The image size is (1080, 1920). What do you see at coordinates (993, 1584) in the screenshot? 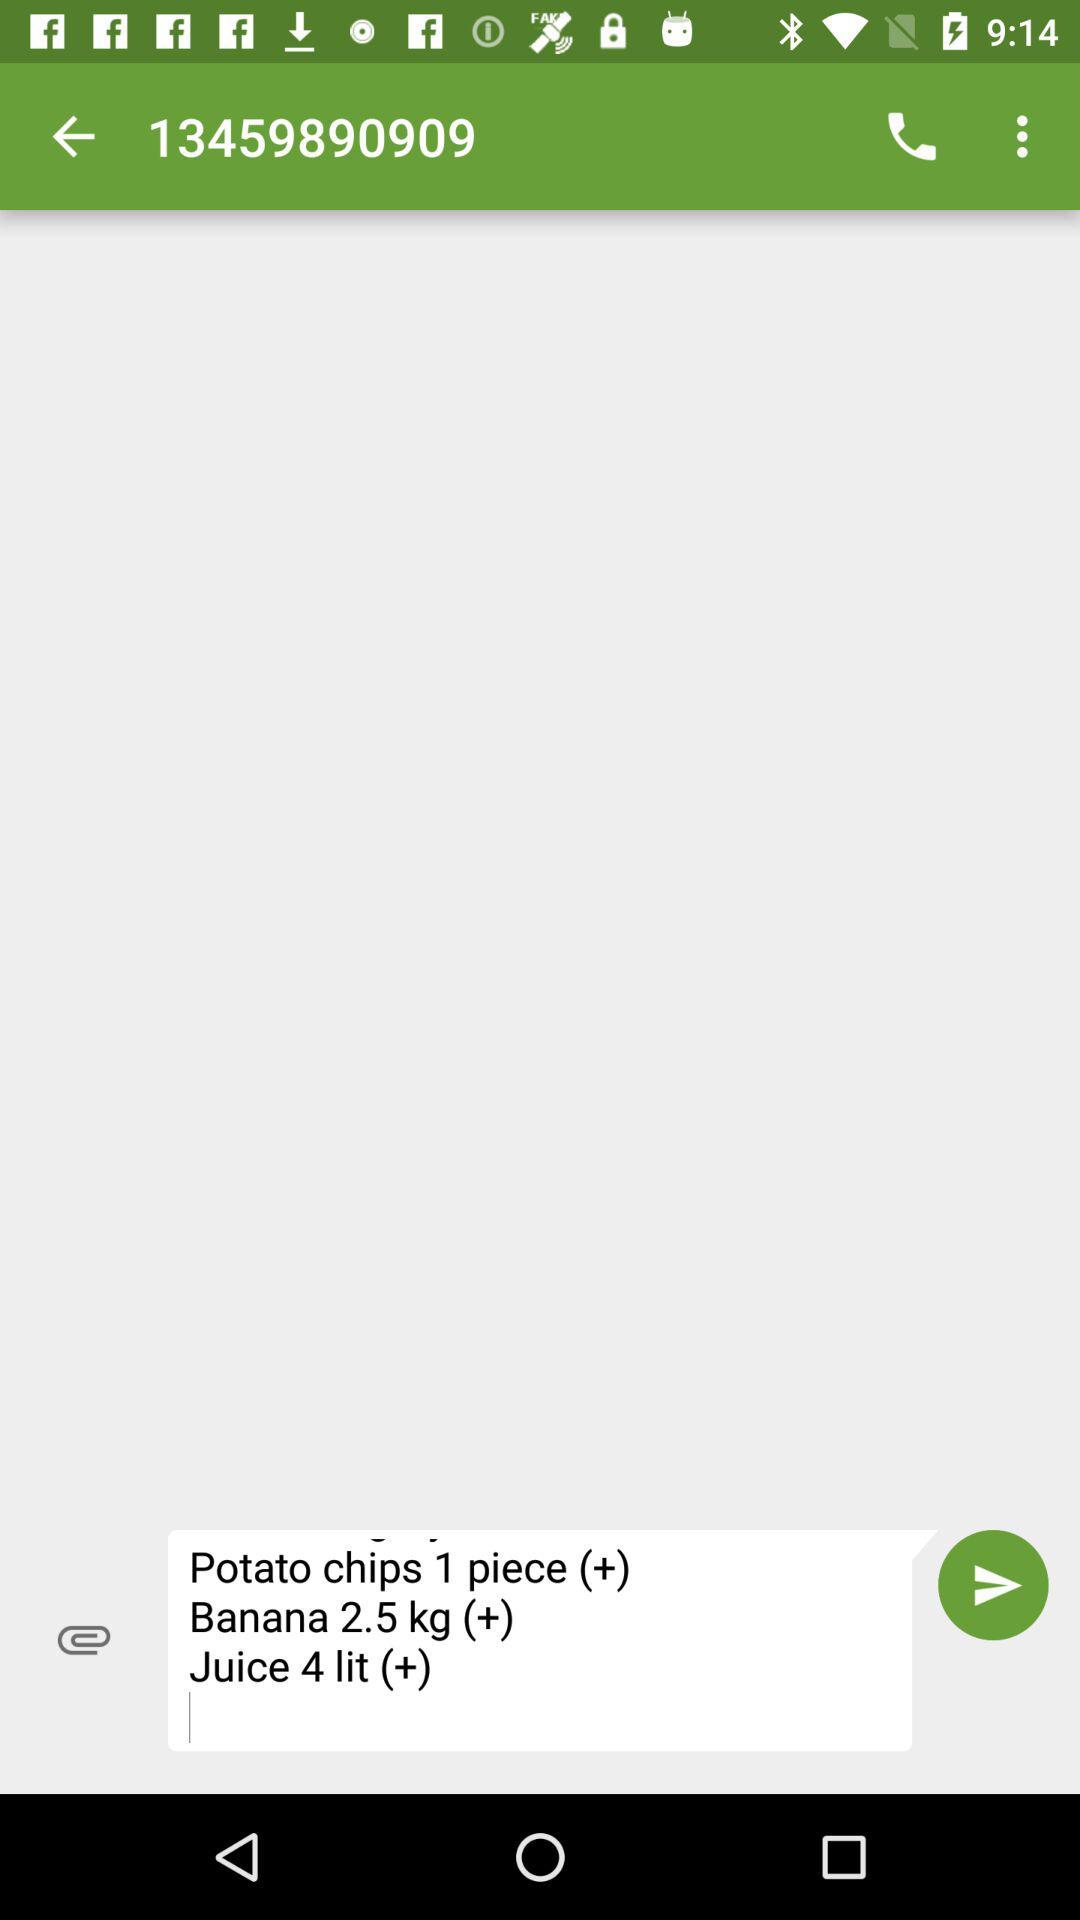
I see `icon next to fivefly shopping list item` at bounding box center [993, 1584].